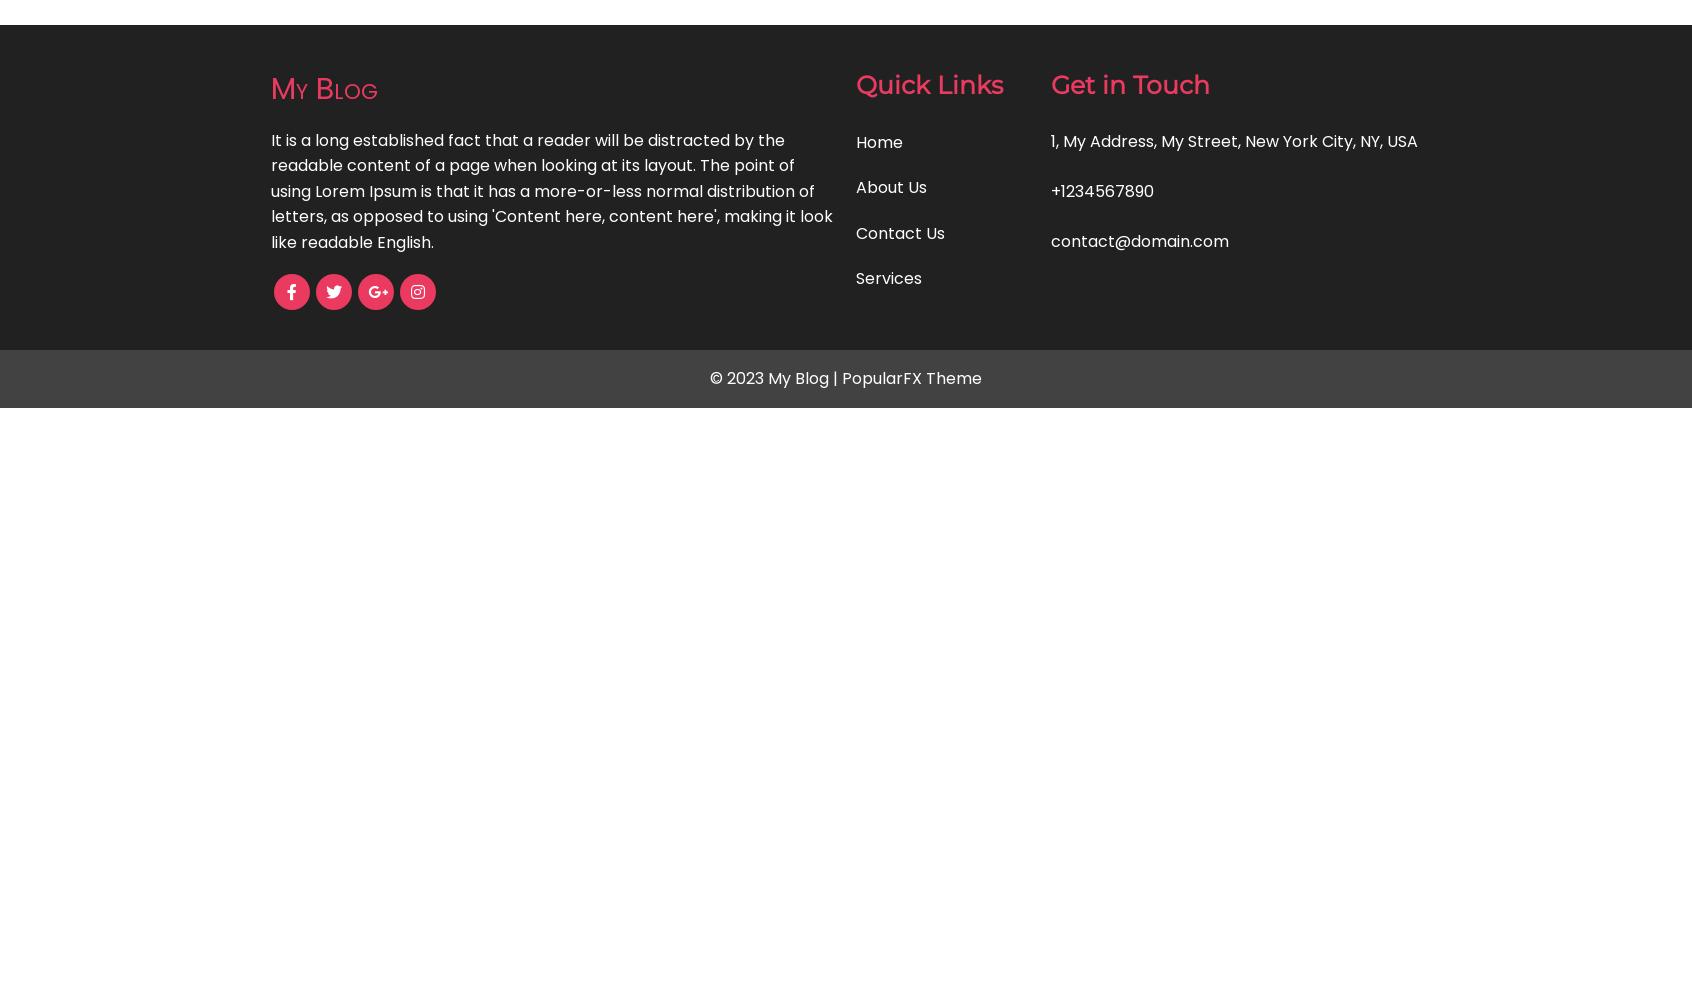  What do you see at coordinates (1139, 240) in the screenshot?
I see `'contact@domain.com'` at bounding box center [1139, 240].